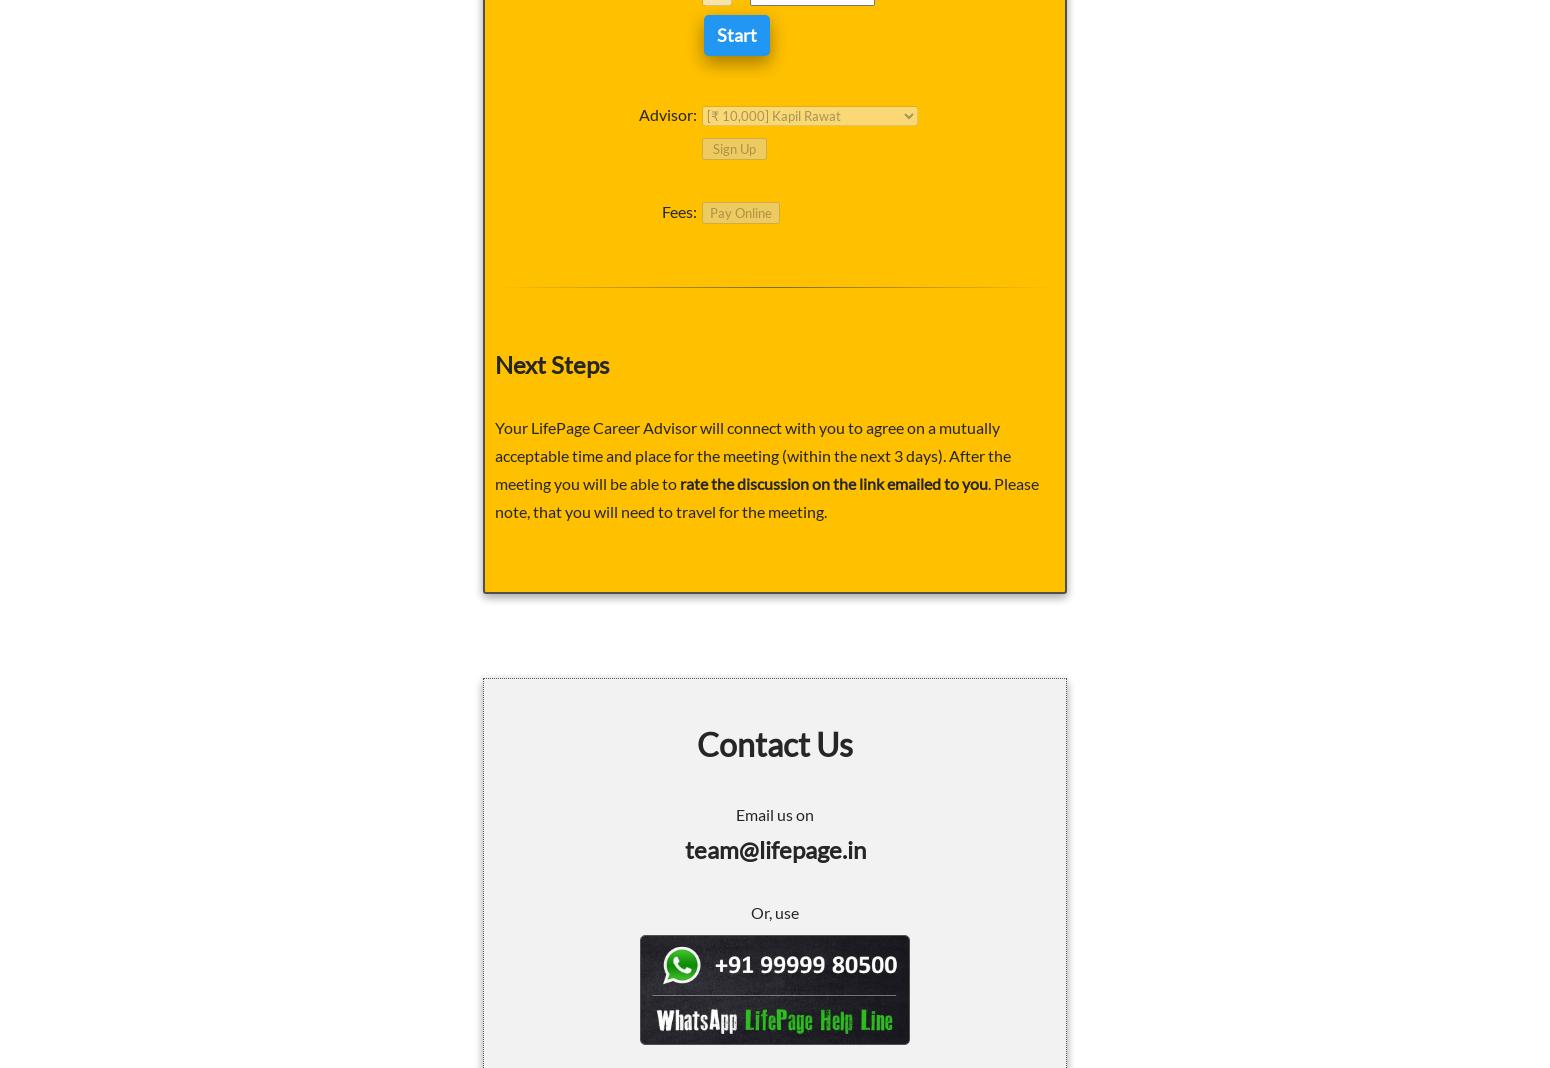 This screenshot has height=1068, width=1550. What do you see at coordinates (775, 812) in the screenshot?
I see `'Email us on'` at bounding box center [775, 812].